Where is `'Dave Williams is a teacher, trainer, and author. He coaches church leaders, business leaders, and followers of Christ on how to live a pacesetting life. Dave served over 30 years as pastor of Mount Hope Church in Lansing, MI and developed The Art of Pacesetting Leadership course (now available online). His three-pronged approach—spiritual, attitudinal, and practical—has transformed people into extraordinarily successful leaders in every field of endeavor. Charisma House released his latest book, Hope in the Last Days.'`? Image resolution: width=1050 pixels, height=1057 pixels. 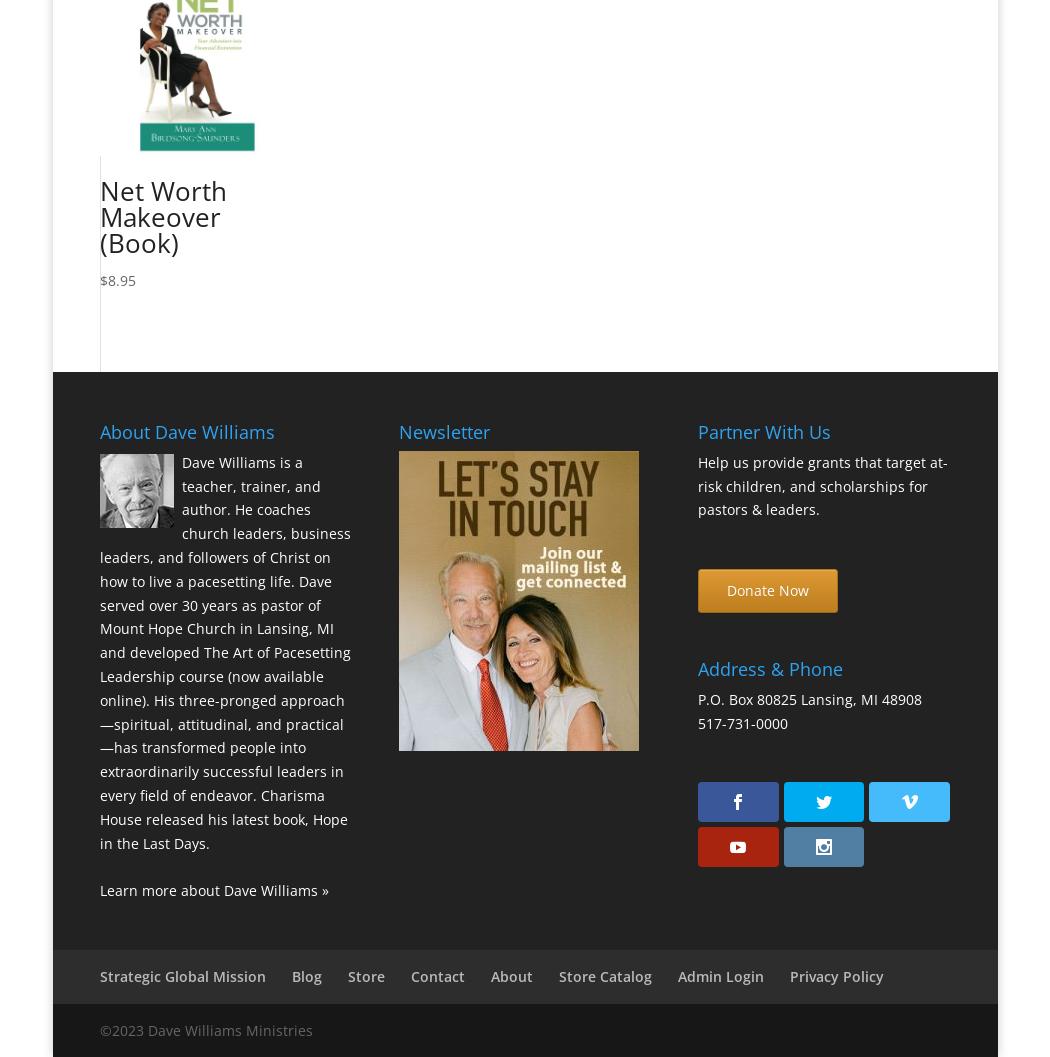 'Dave Williams is a teacher, trainer, and author. He coaches church leaders, business leaders, and followers of Christ on how to live a pacesetting life. Dave served over 30 years as pastor of Mount Hope Church in Lansing, MI and developed The Art of Pacesetting Leadership course (now available online). His three-pronged approach—spiritual, attitudinal, and practical—has transformed people into extraordinarily successful leaders in every field of endeavor. Charisma House released his latest book, Hope in the Last Days.' is located at coordinates (223, 651).